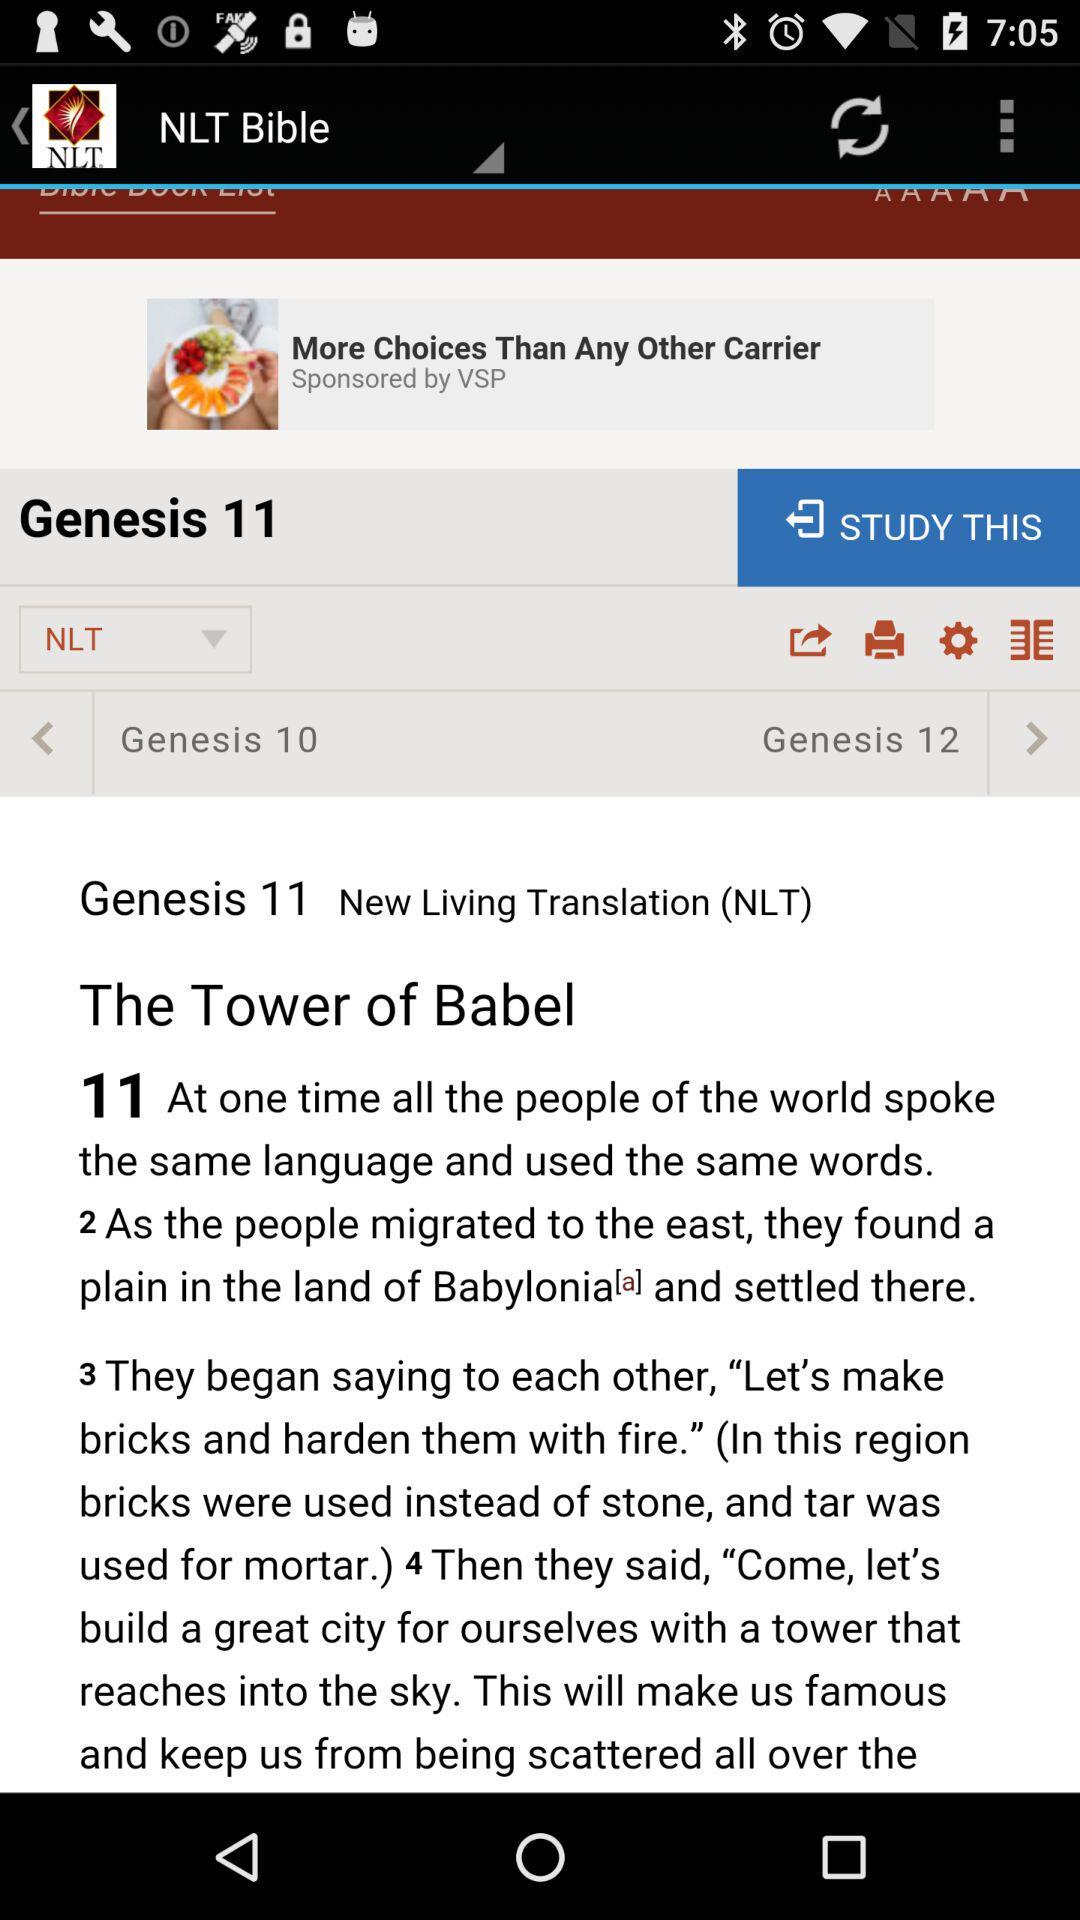  What do you see at coordinates (540, 990) in the screenshot?
I see `content in seen` at bounding box center [540, 990].